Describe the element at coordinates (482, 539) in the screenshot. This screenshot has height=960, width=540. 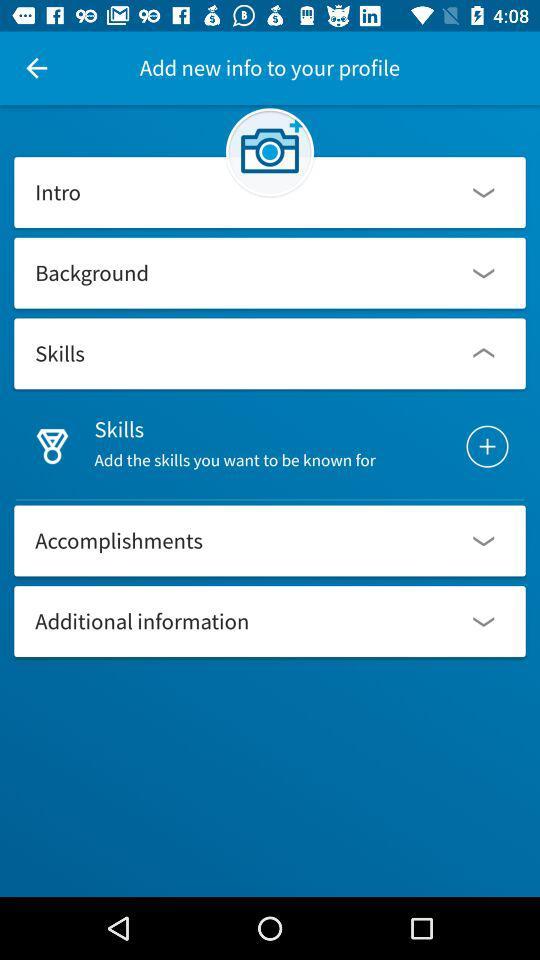
I see `drop down right to accomplishments` at that location.